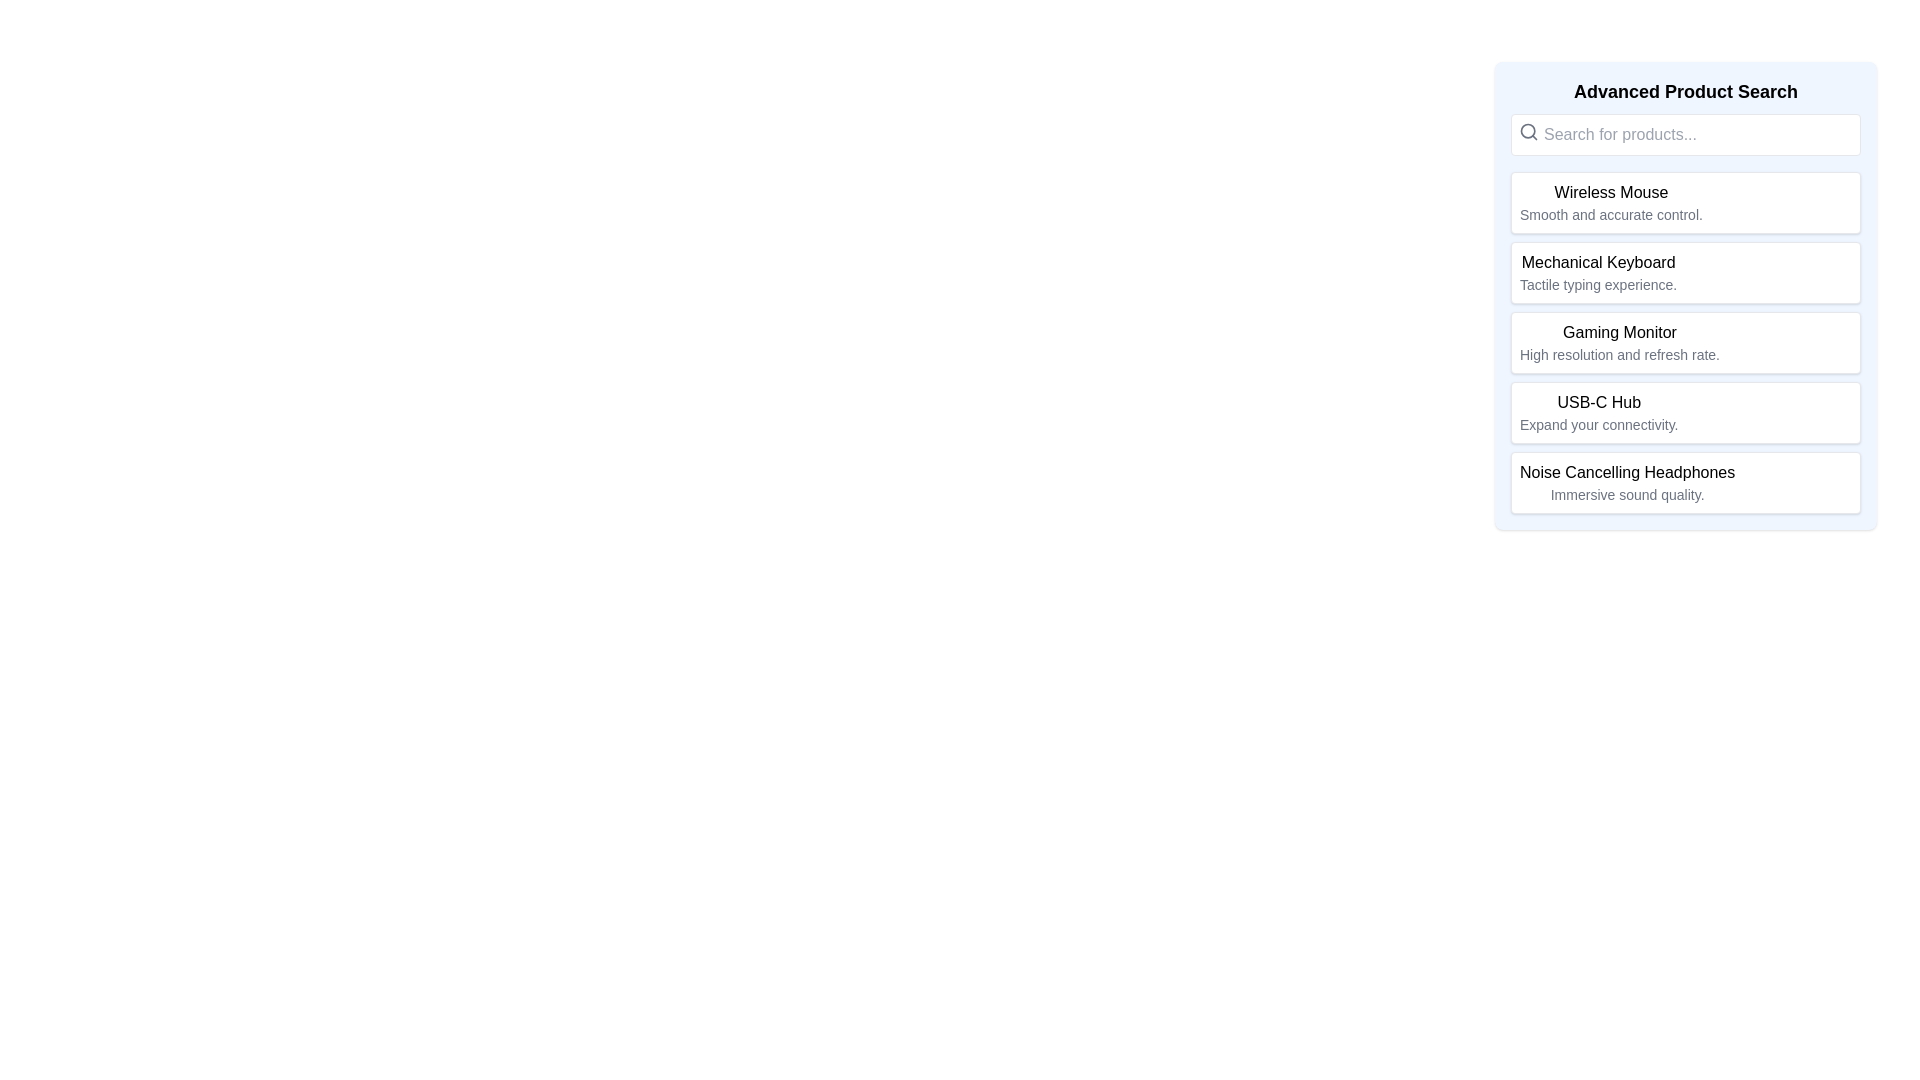  What do you see at coordinates (1611, 203) in the screenshot?
I see `the text block containing the title and description of the 'Wireless Mouse'` at bounding box center [1611, 203].